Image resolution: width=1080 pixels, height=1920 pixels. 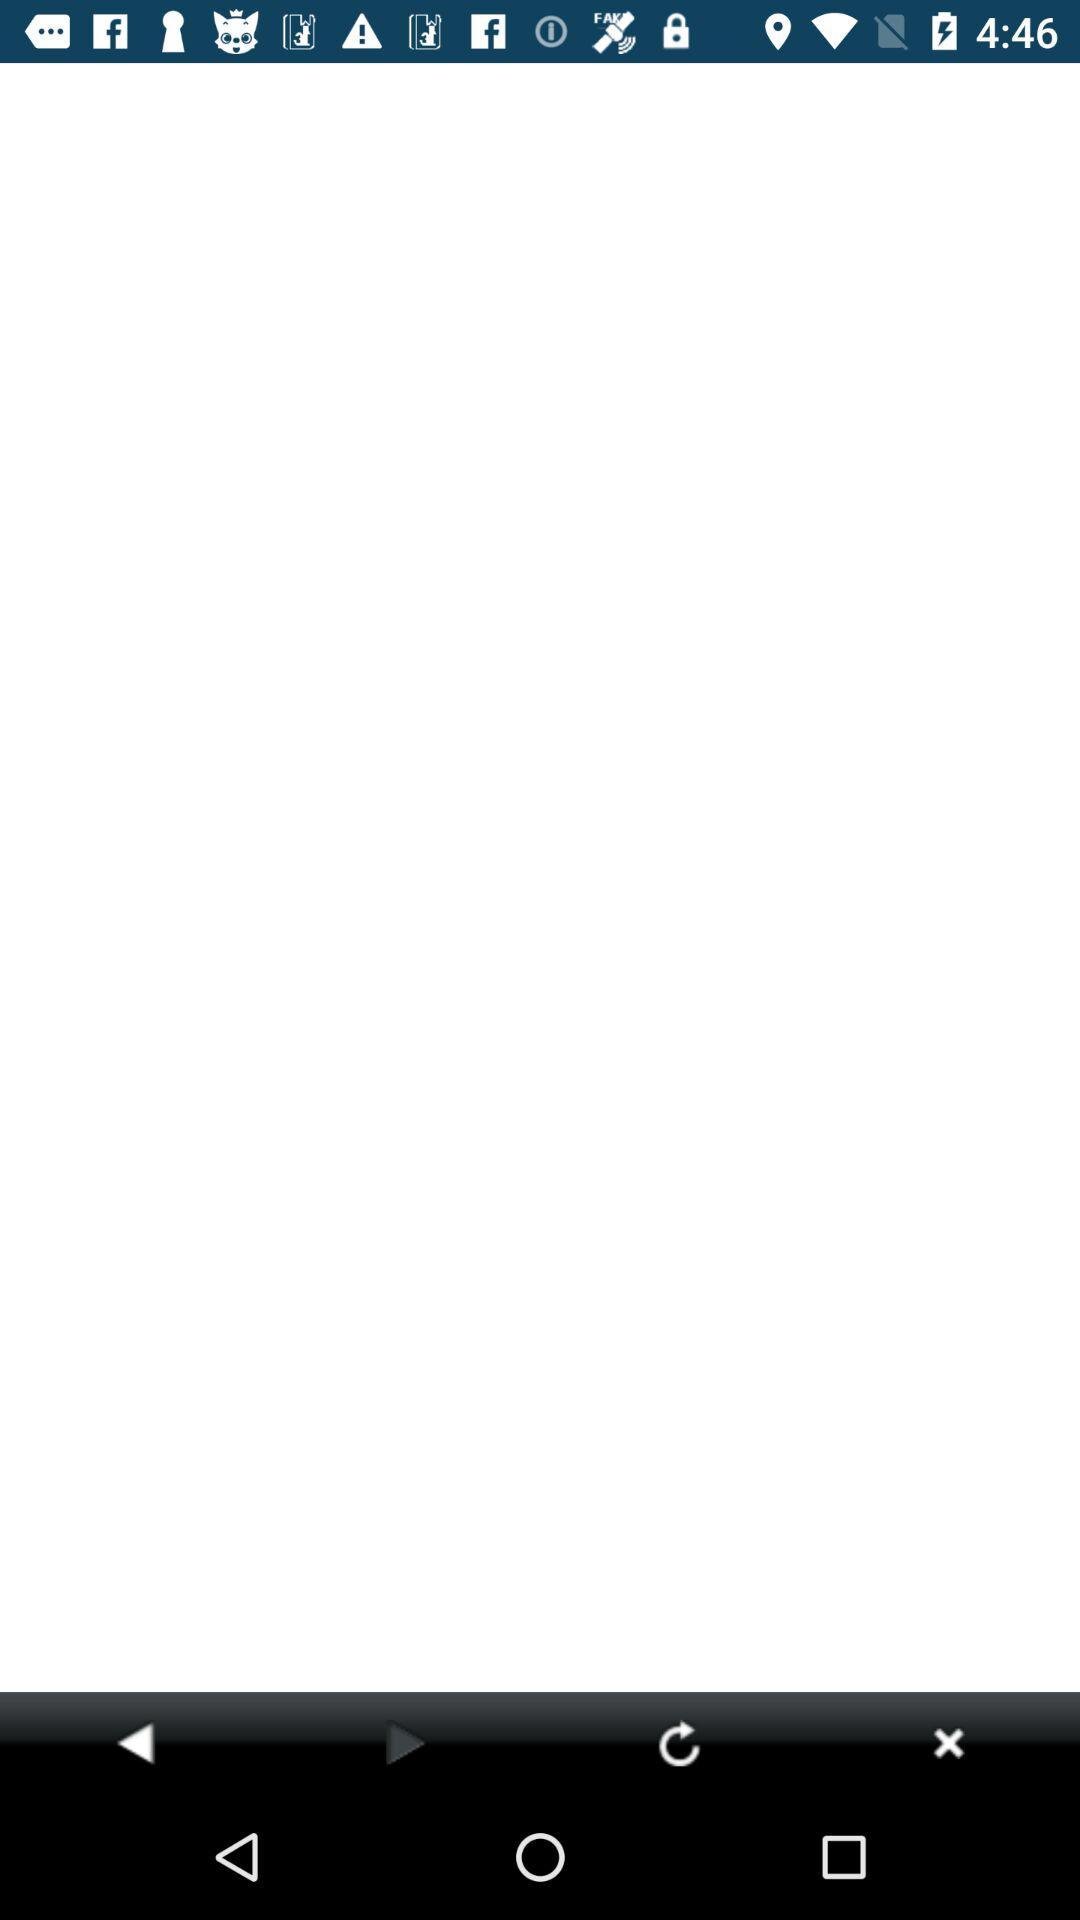 I want to click on go forward, so click(x=405, y=1741).